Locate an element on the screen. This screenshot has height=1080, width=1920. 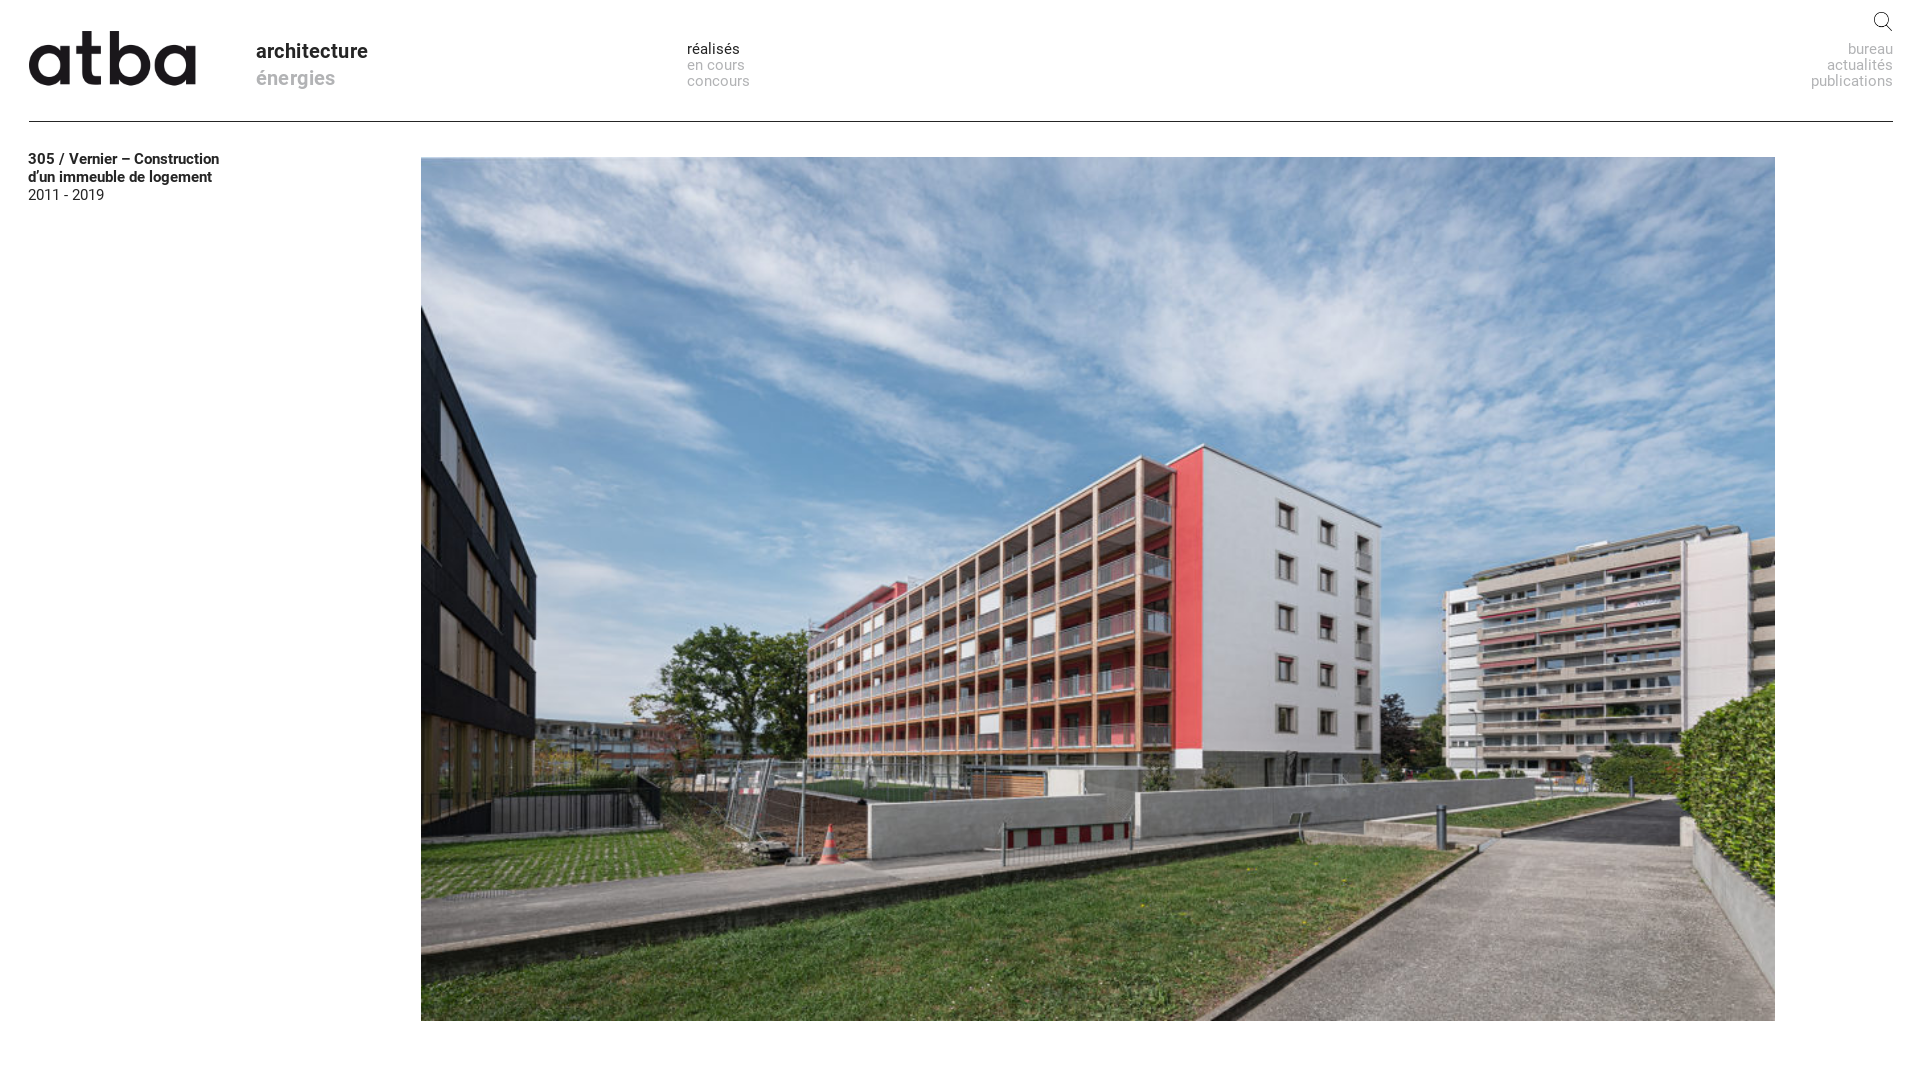
'en cours' is located at coordinates (715, 64).